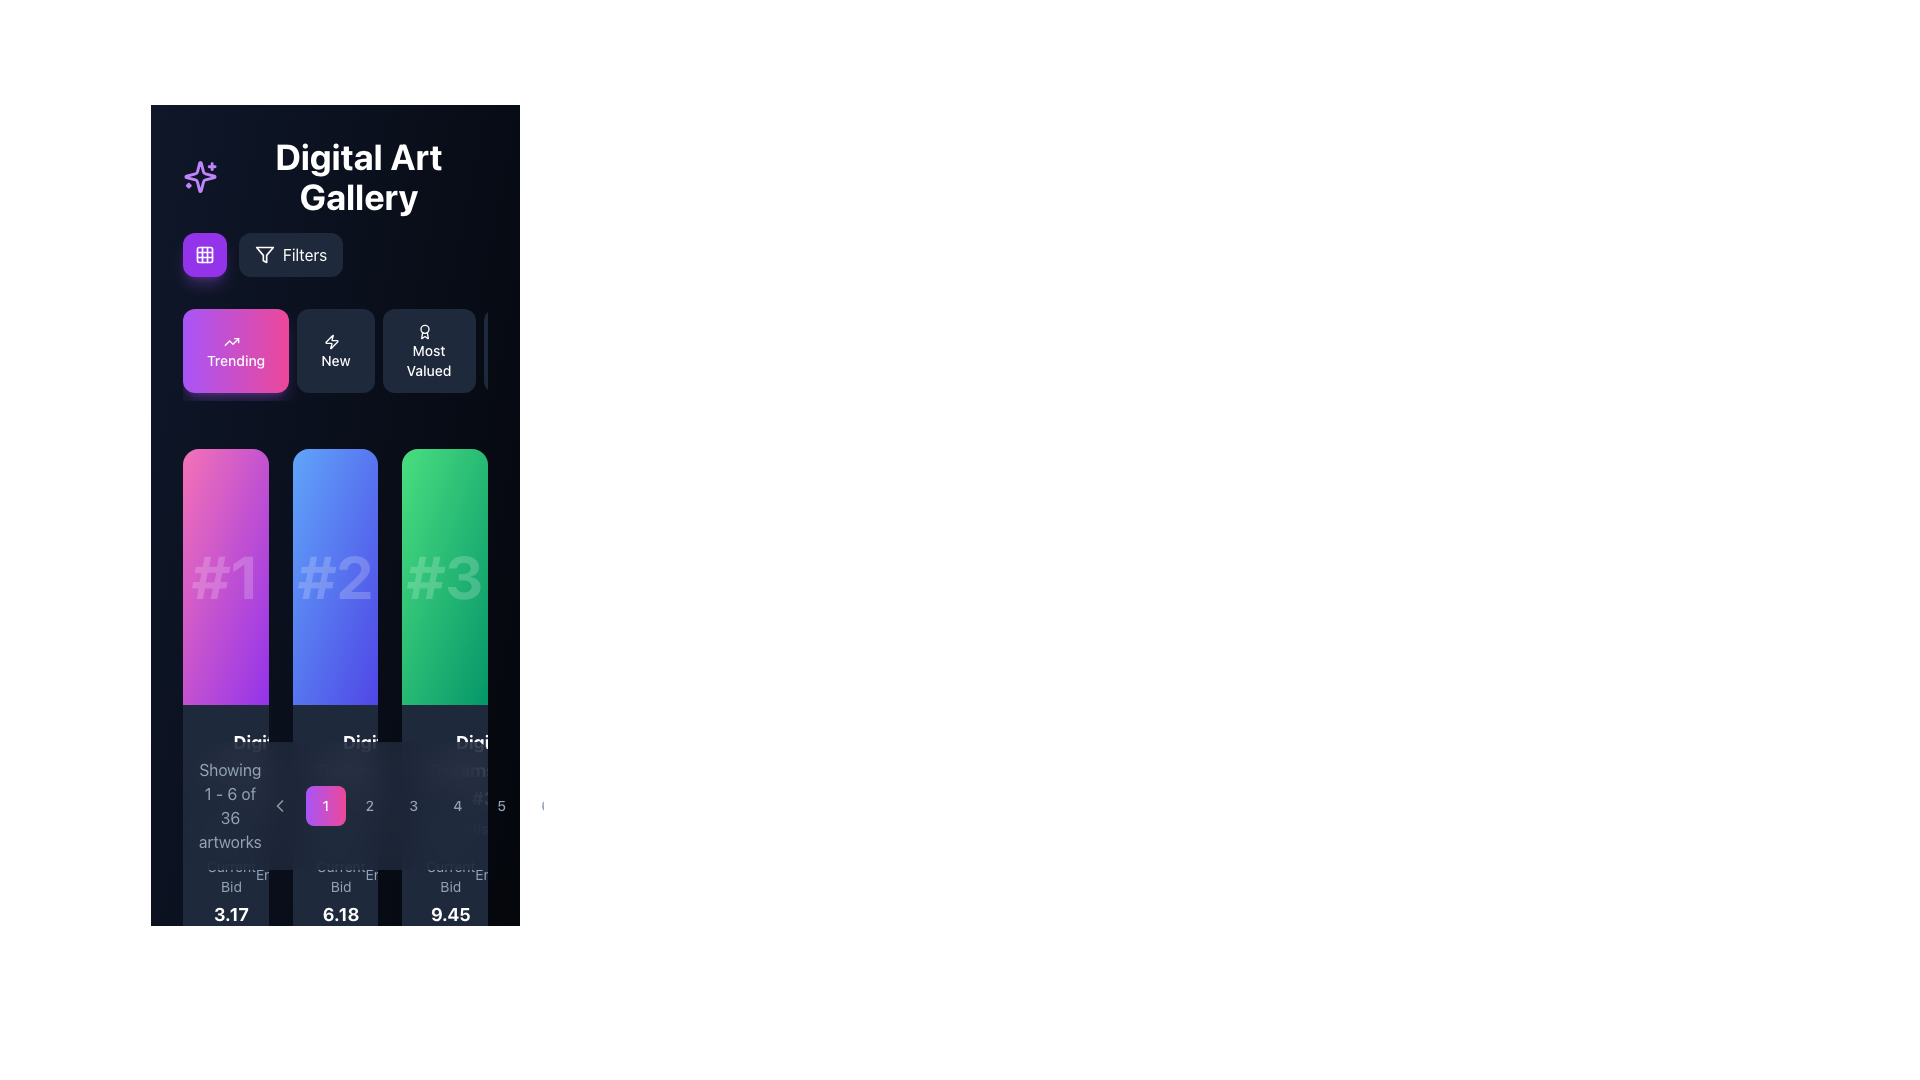  What do you see at coordinates (369, 805) in the screenshot?
I see `the circular button styled as the numeral '2'` at bounding box center [369, 805].